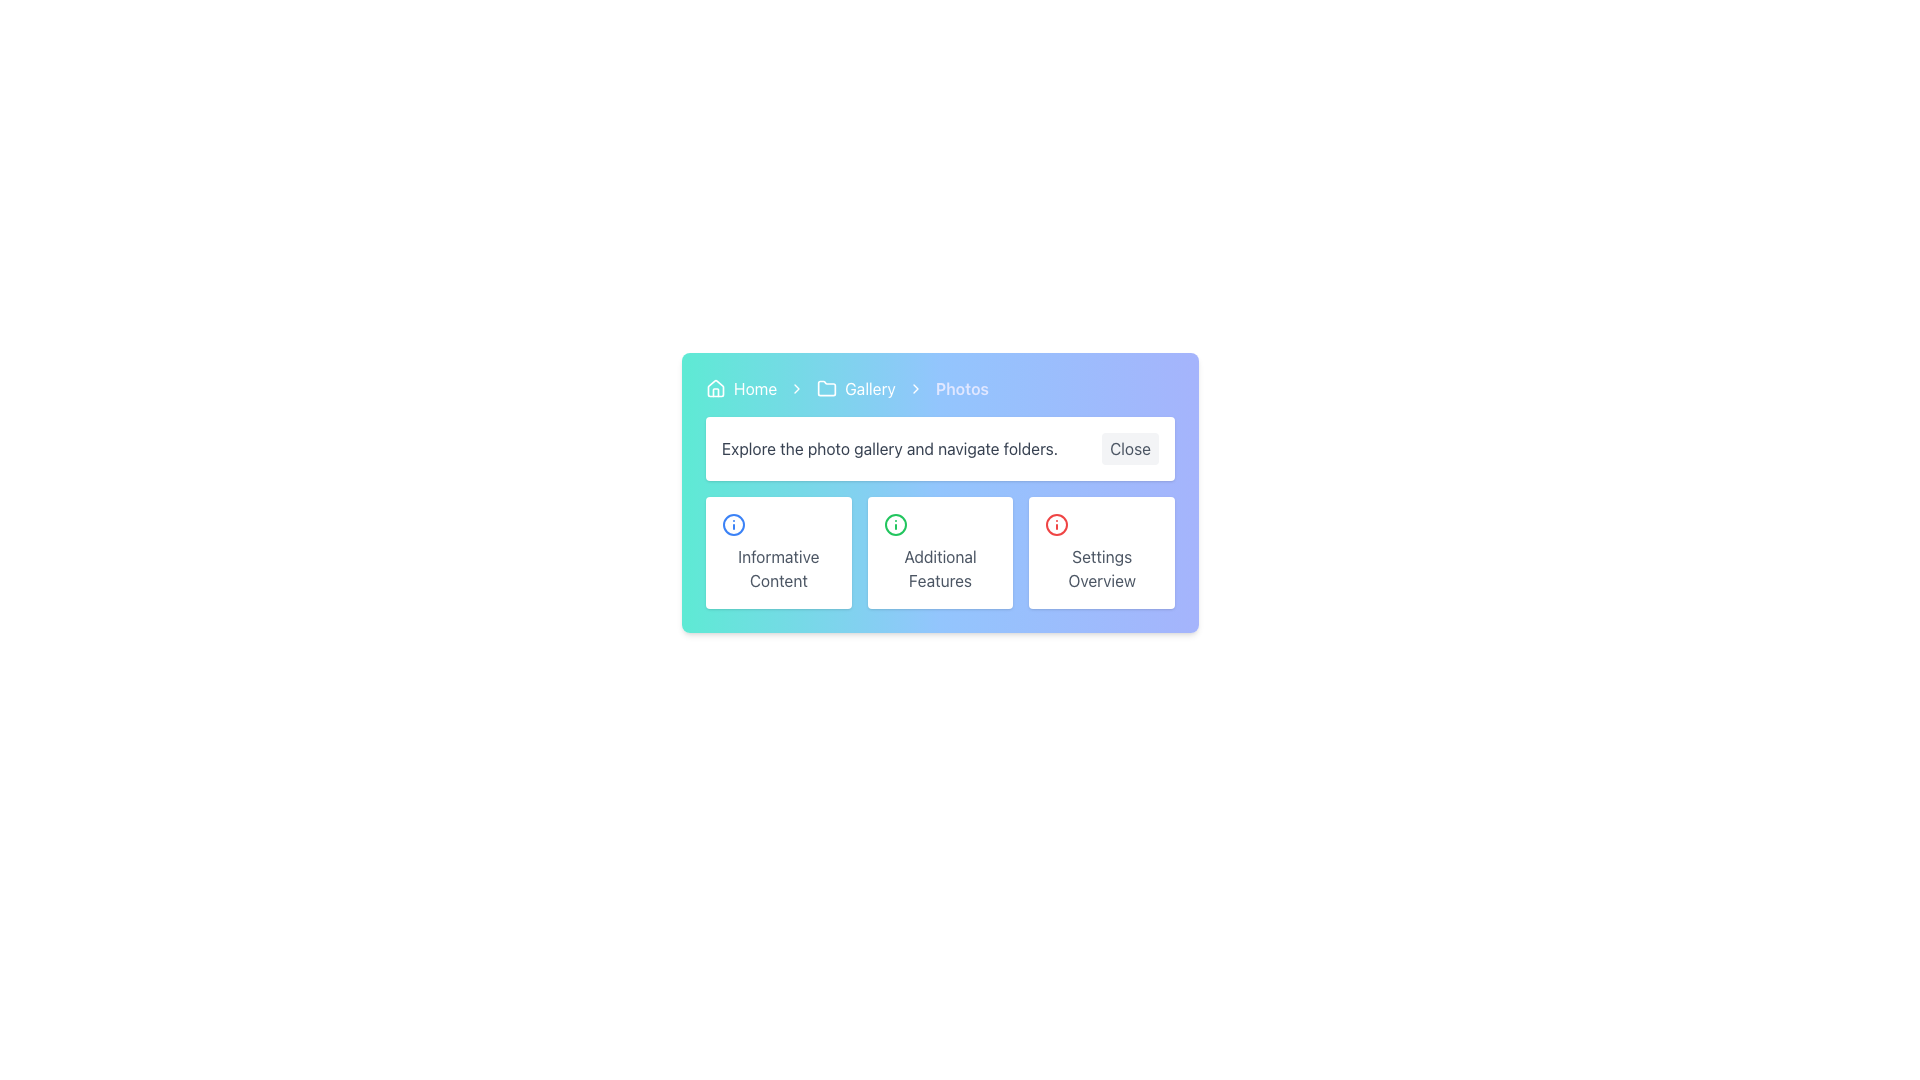  Describe the element at coordinates (939, 389) in the screenshot. I see `text of the Breadcrumb link sequence situated below the header text, which provides navigational context and allows users to identify their current location within the application hierarchy` at that location.